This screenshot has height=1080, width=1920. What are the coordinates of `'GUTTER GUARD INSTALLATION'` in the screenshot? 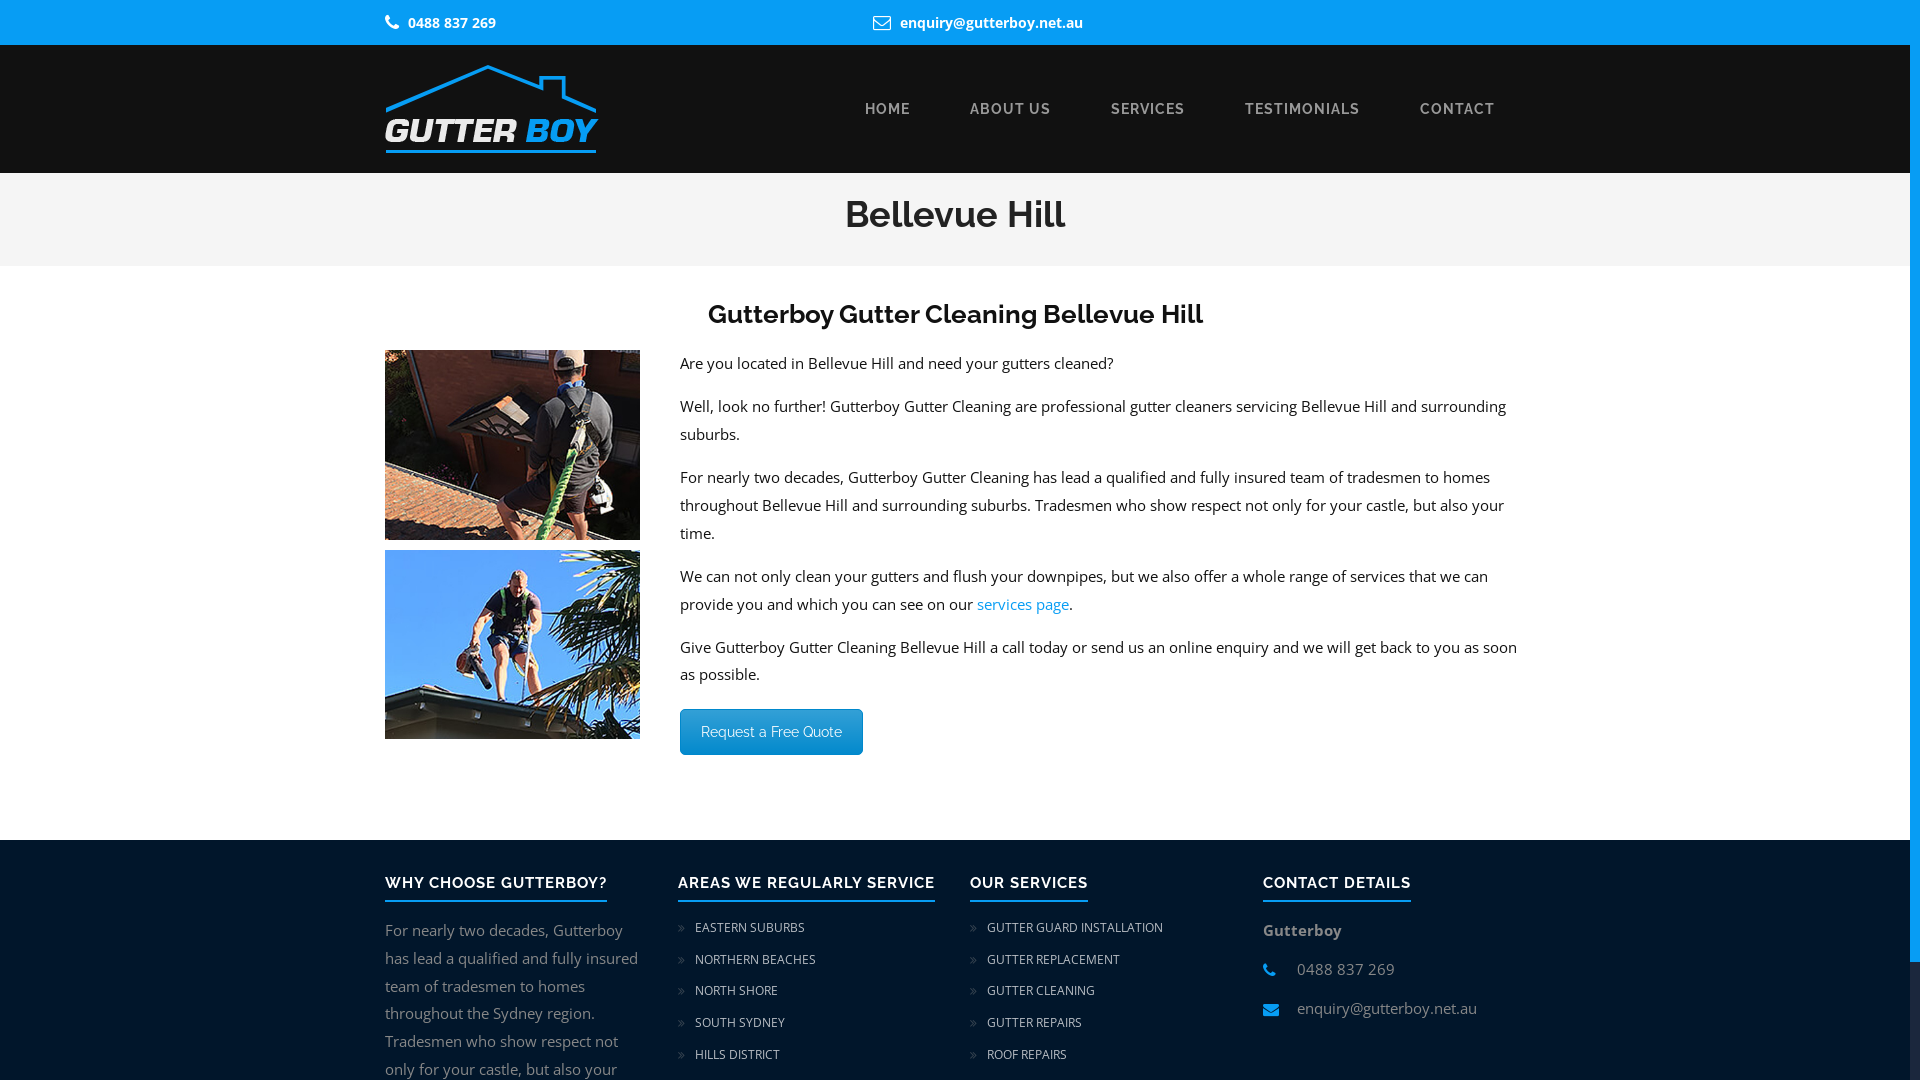 It's located at (1074, 927).